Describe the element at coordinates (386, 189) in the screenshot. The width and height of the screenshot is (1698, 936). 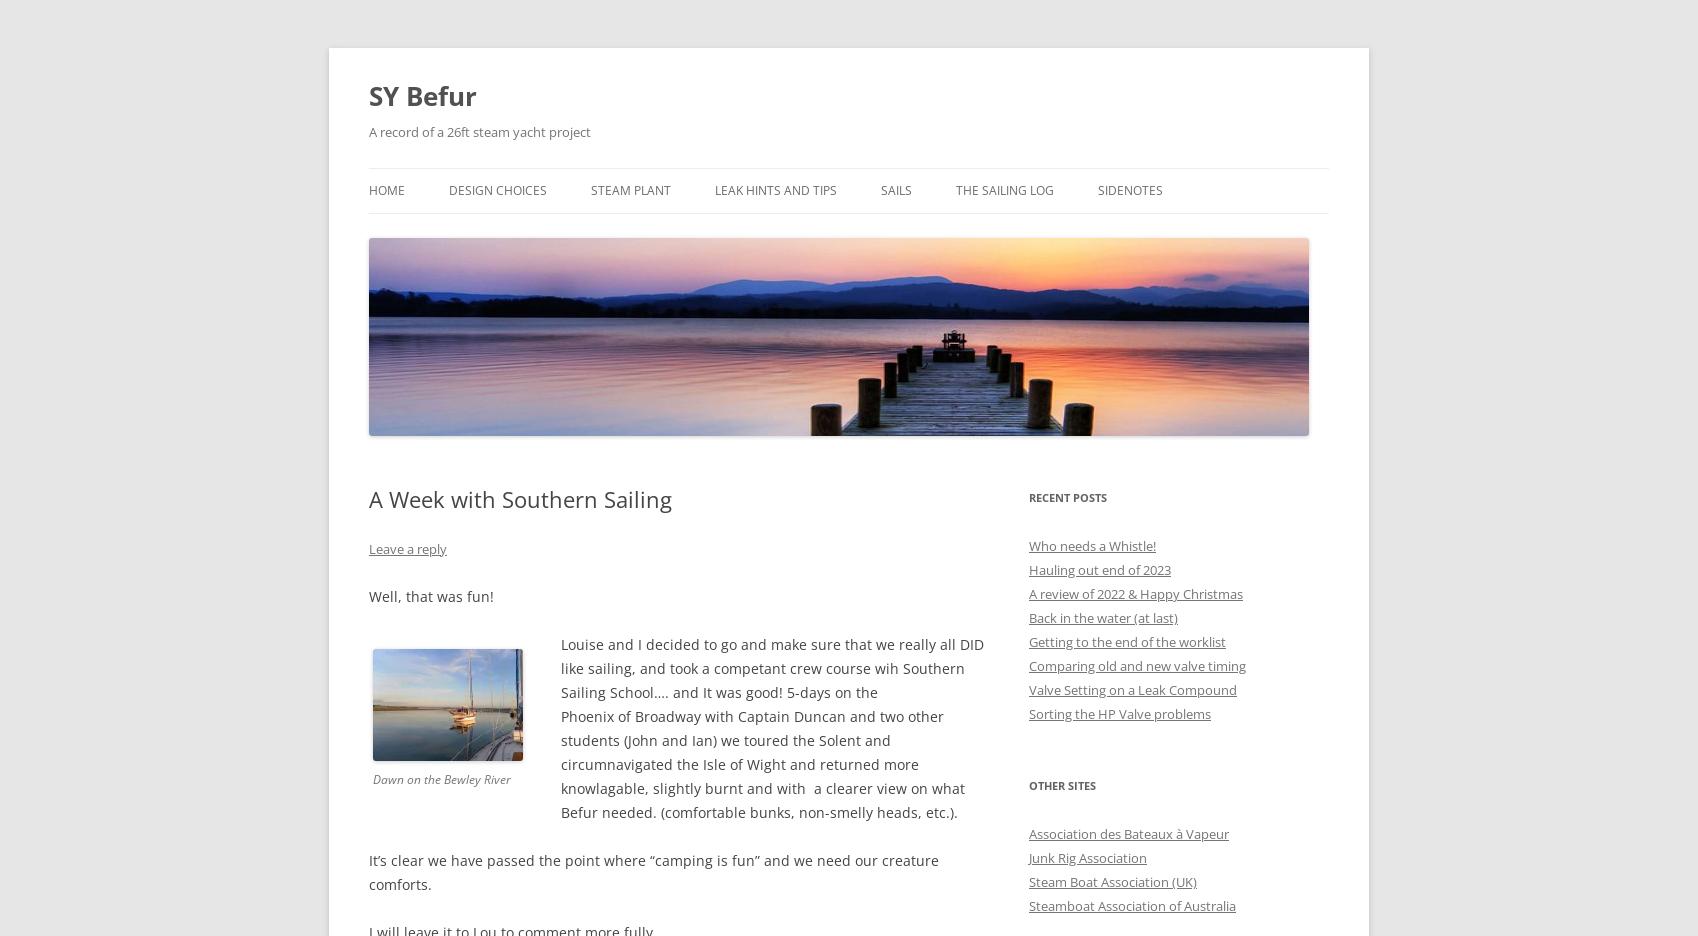
I see `'Home'` at that location.